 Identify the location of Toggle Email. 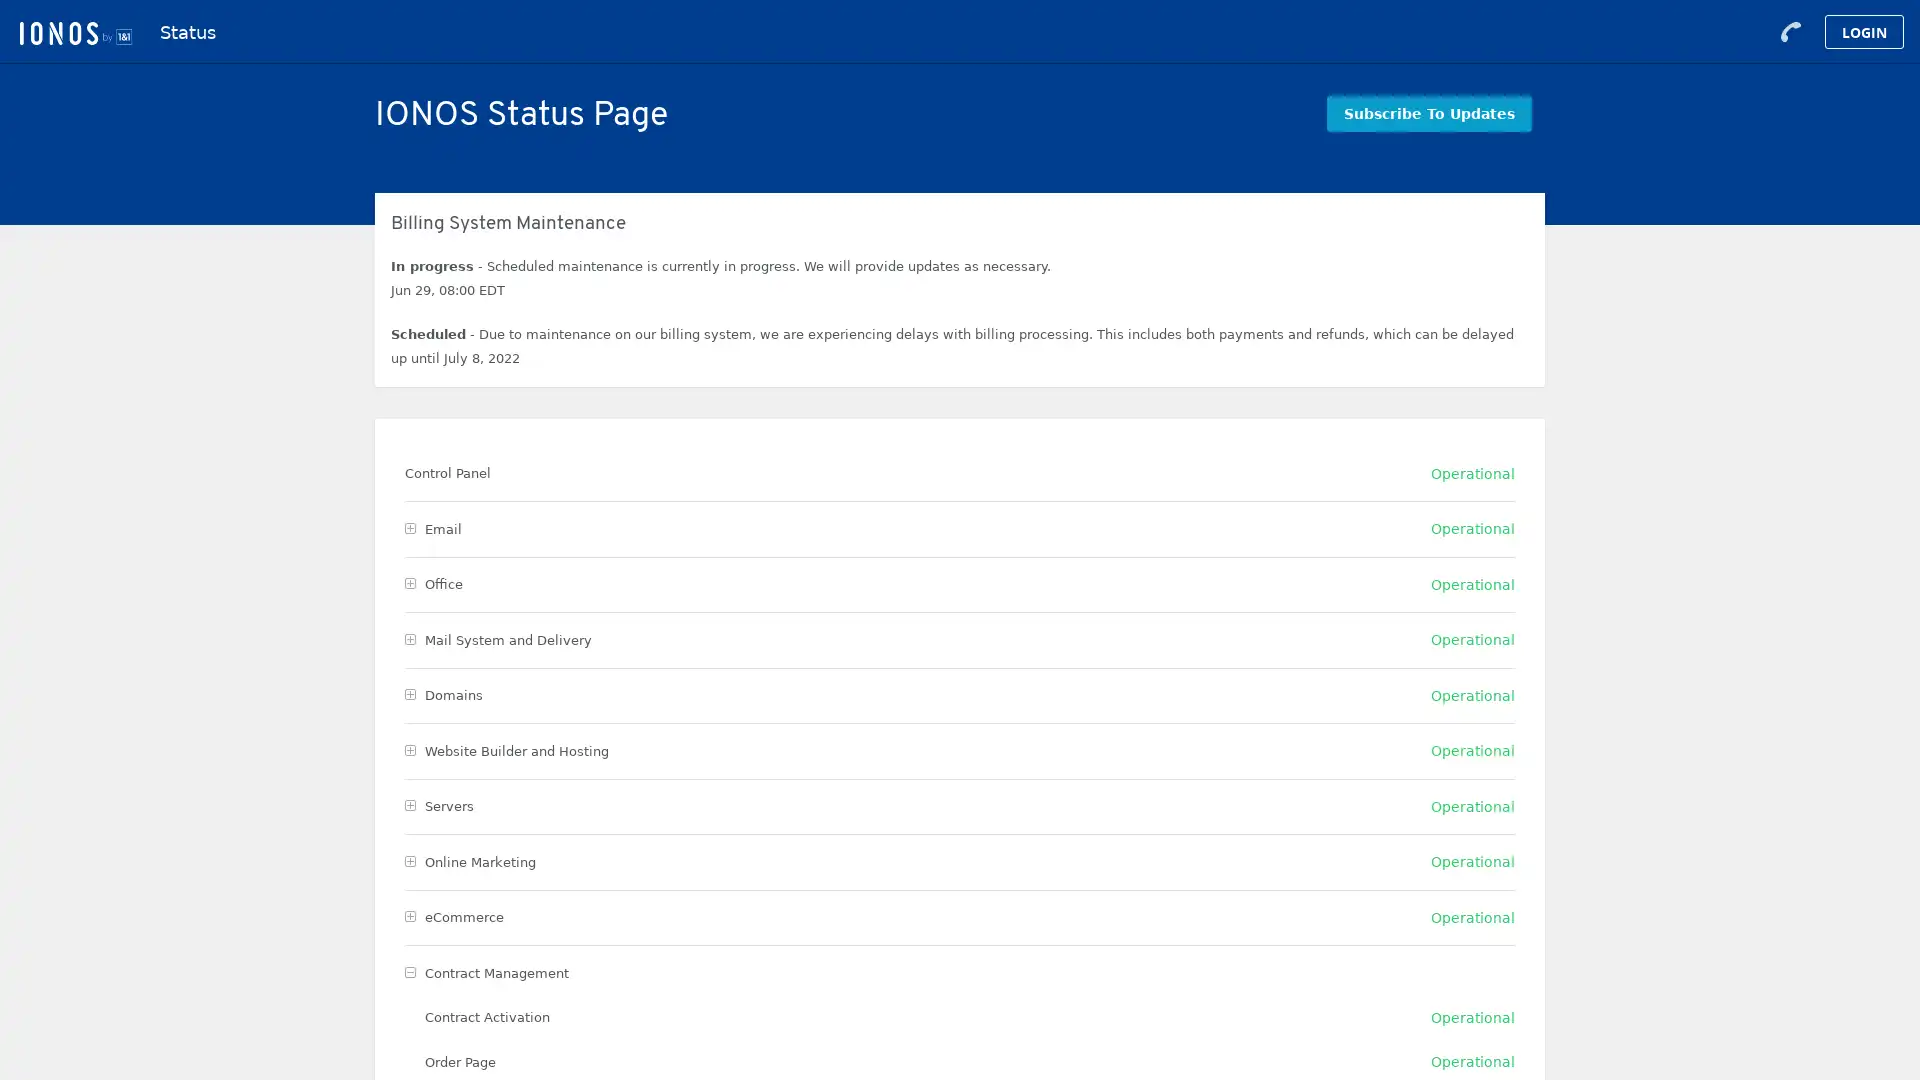
(409, 527).